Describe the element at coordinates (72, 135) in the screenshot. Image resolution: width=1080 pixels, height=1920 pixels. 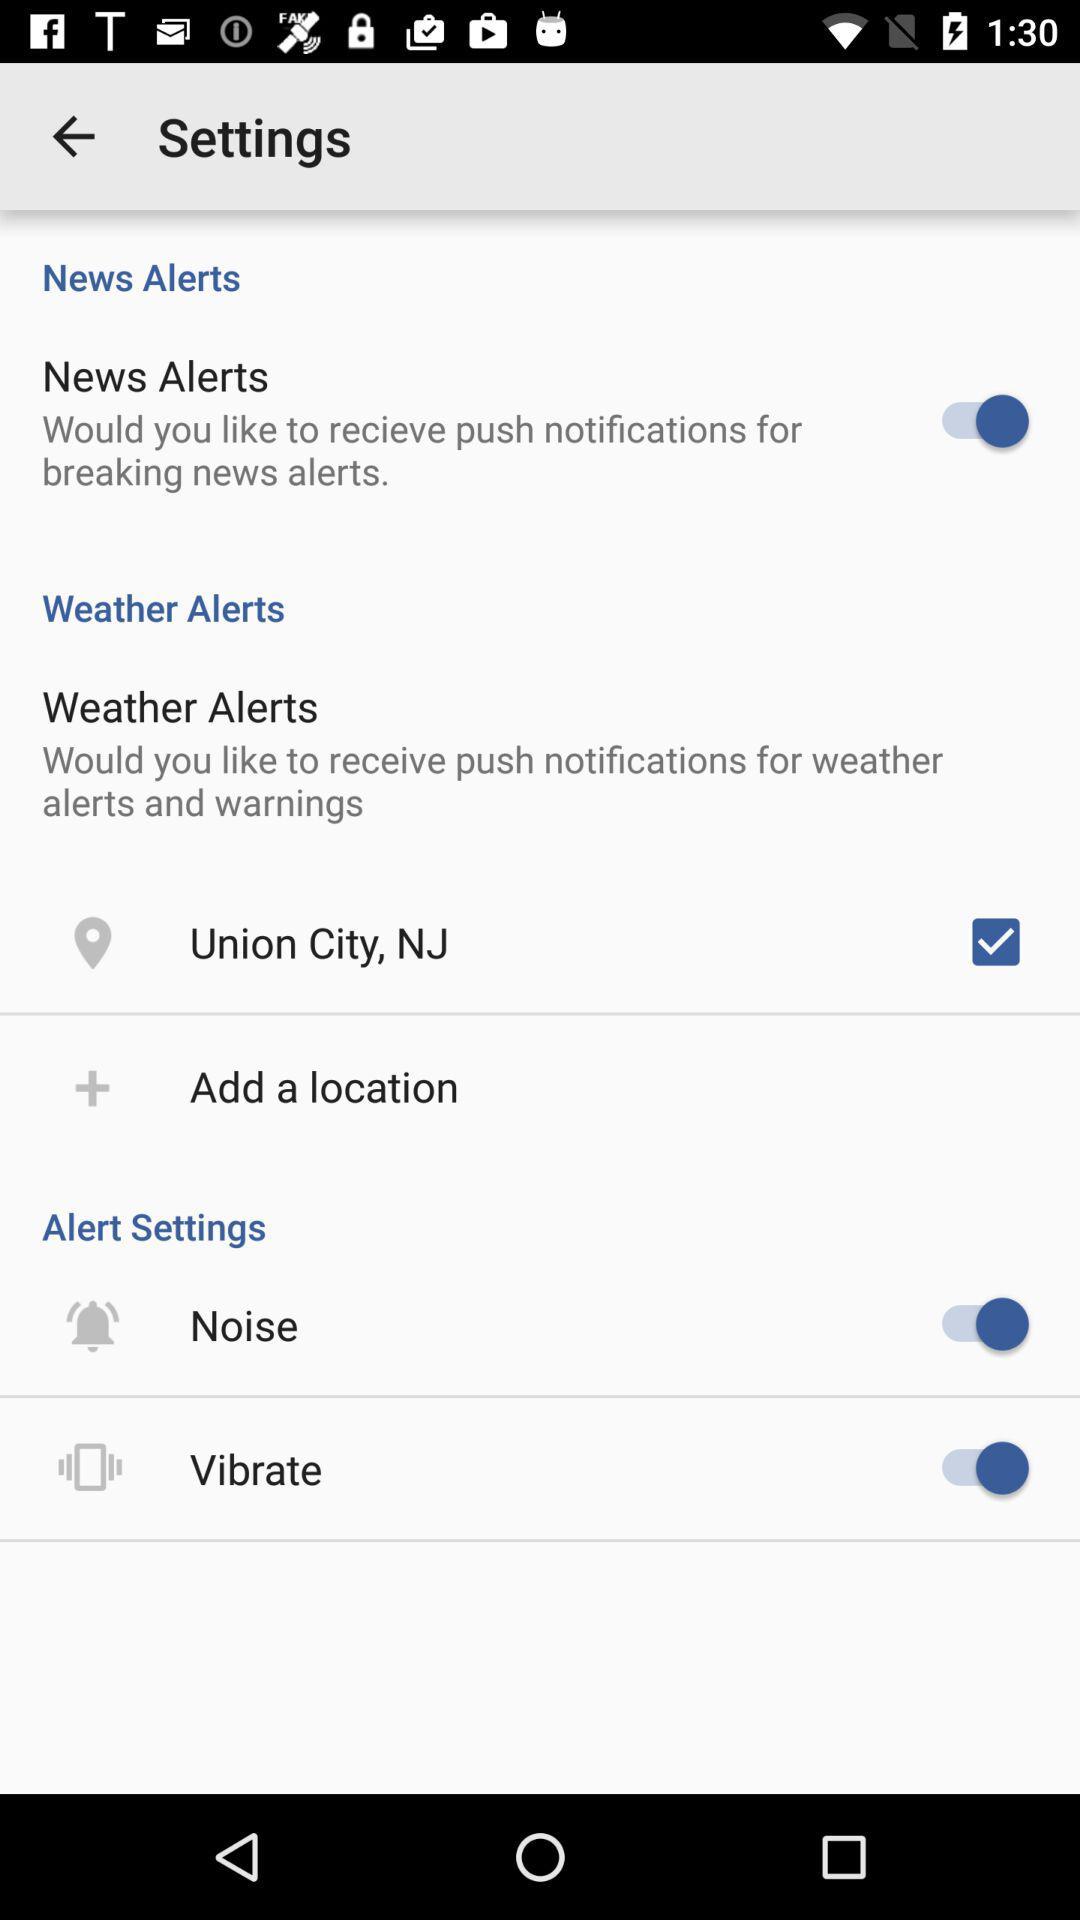
I see `the icon to the left of settings` at that location.